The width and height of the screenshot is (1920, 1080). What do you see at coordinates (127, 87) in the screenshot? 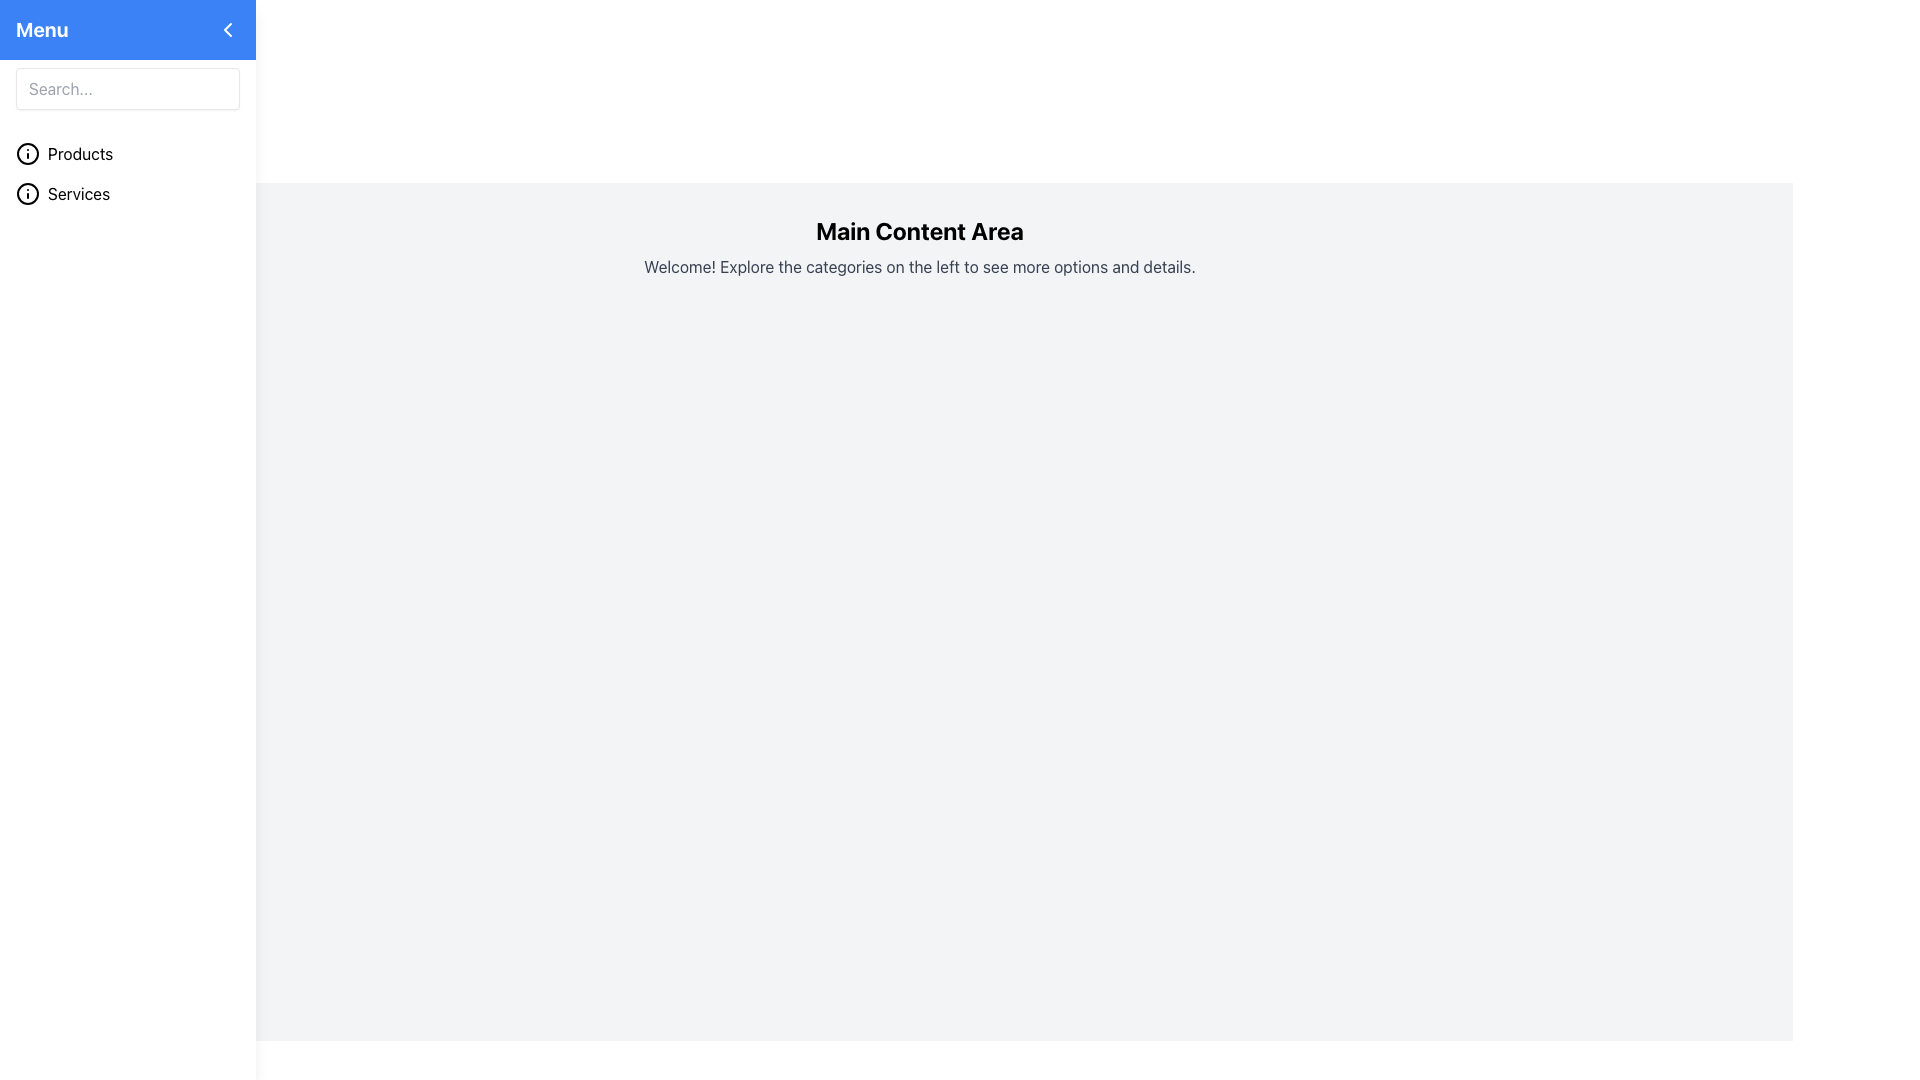
I see `the search bar located in the top-left corner of the sidebar section, directly below the title 'Menu' to focus the input` at bounding box center [127, 87].